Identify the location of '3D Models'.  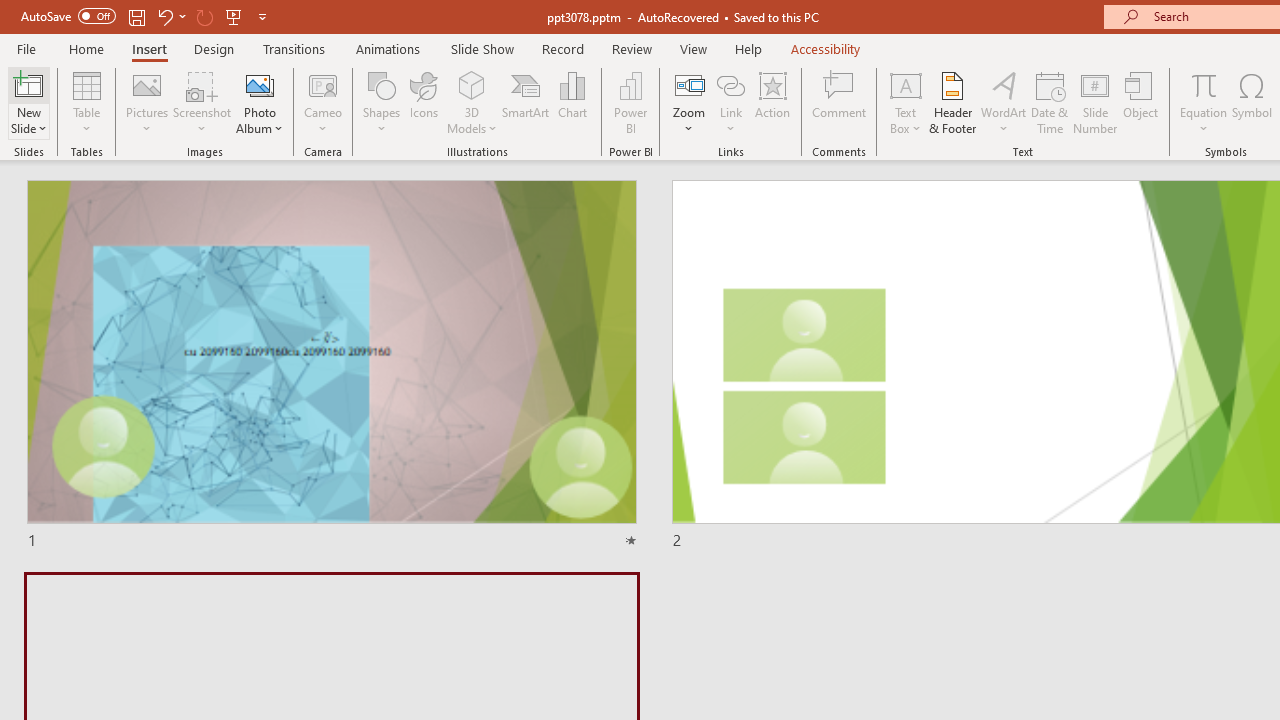
(471, 84).